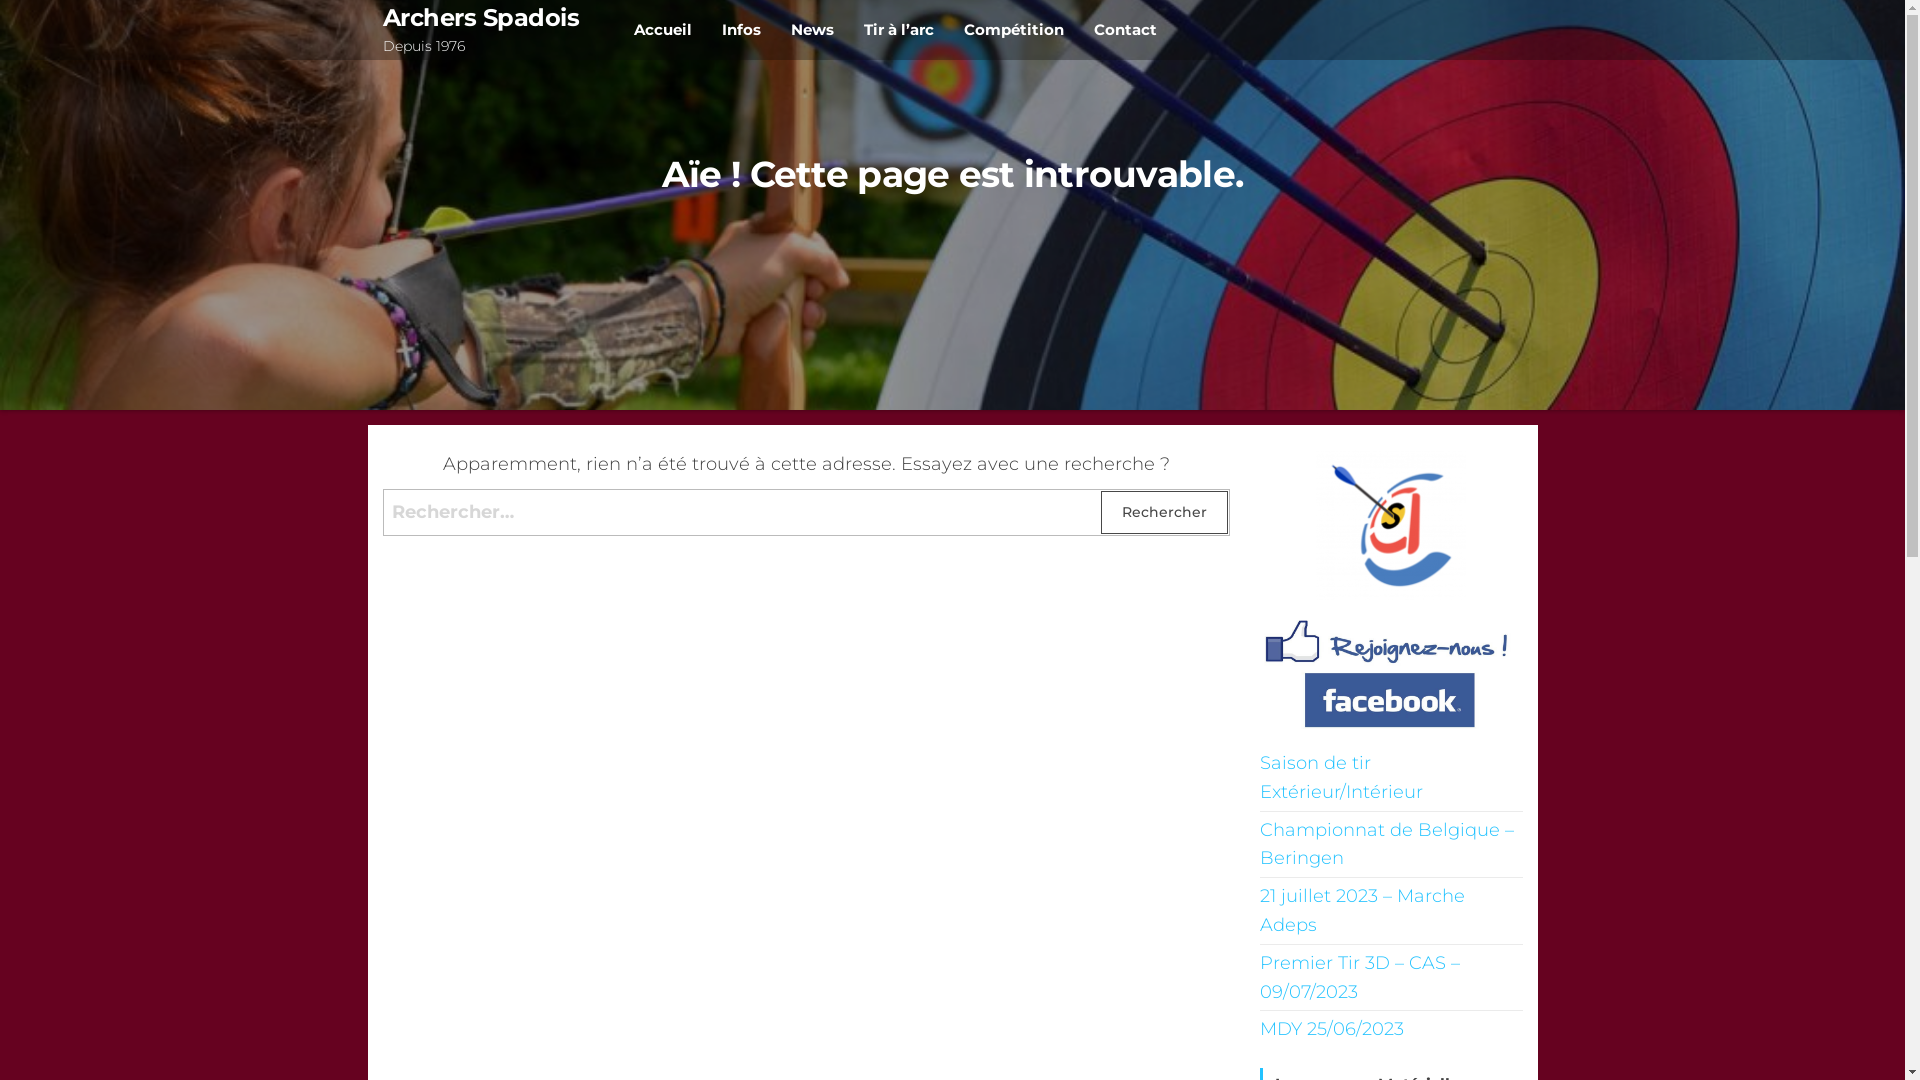  Describe the element at coordinates (812, 30) in the screenshot. I see `'News'` at that location.